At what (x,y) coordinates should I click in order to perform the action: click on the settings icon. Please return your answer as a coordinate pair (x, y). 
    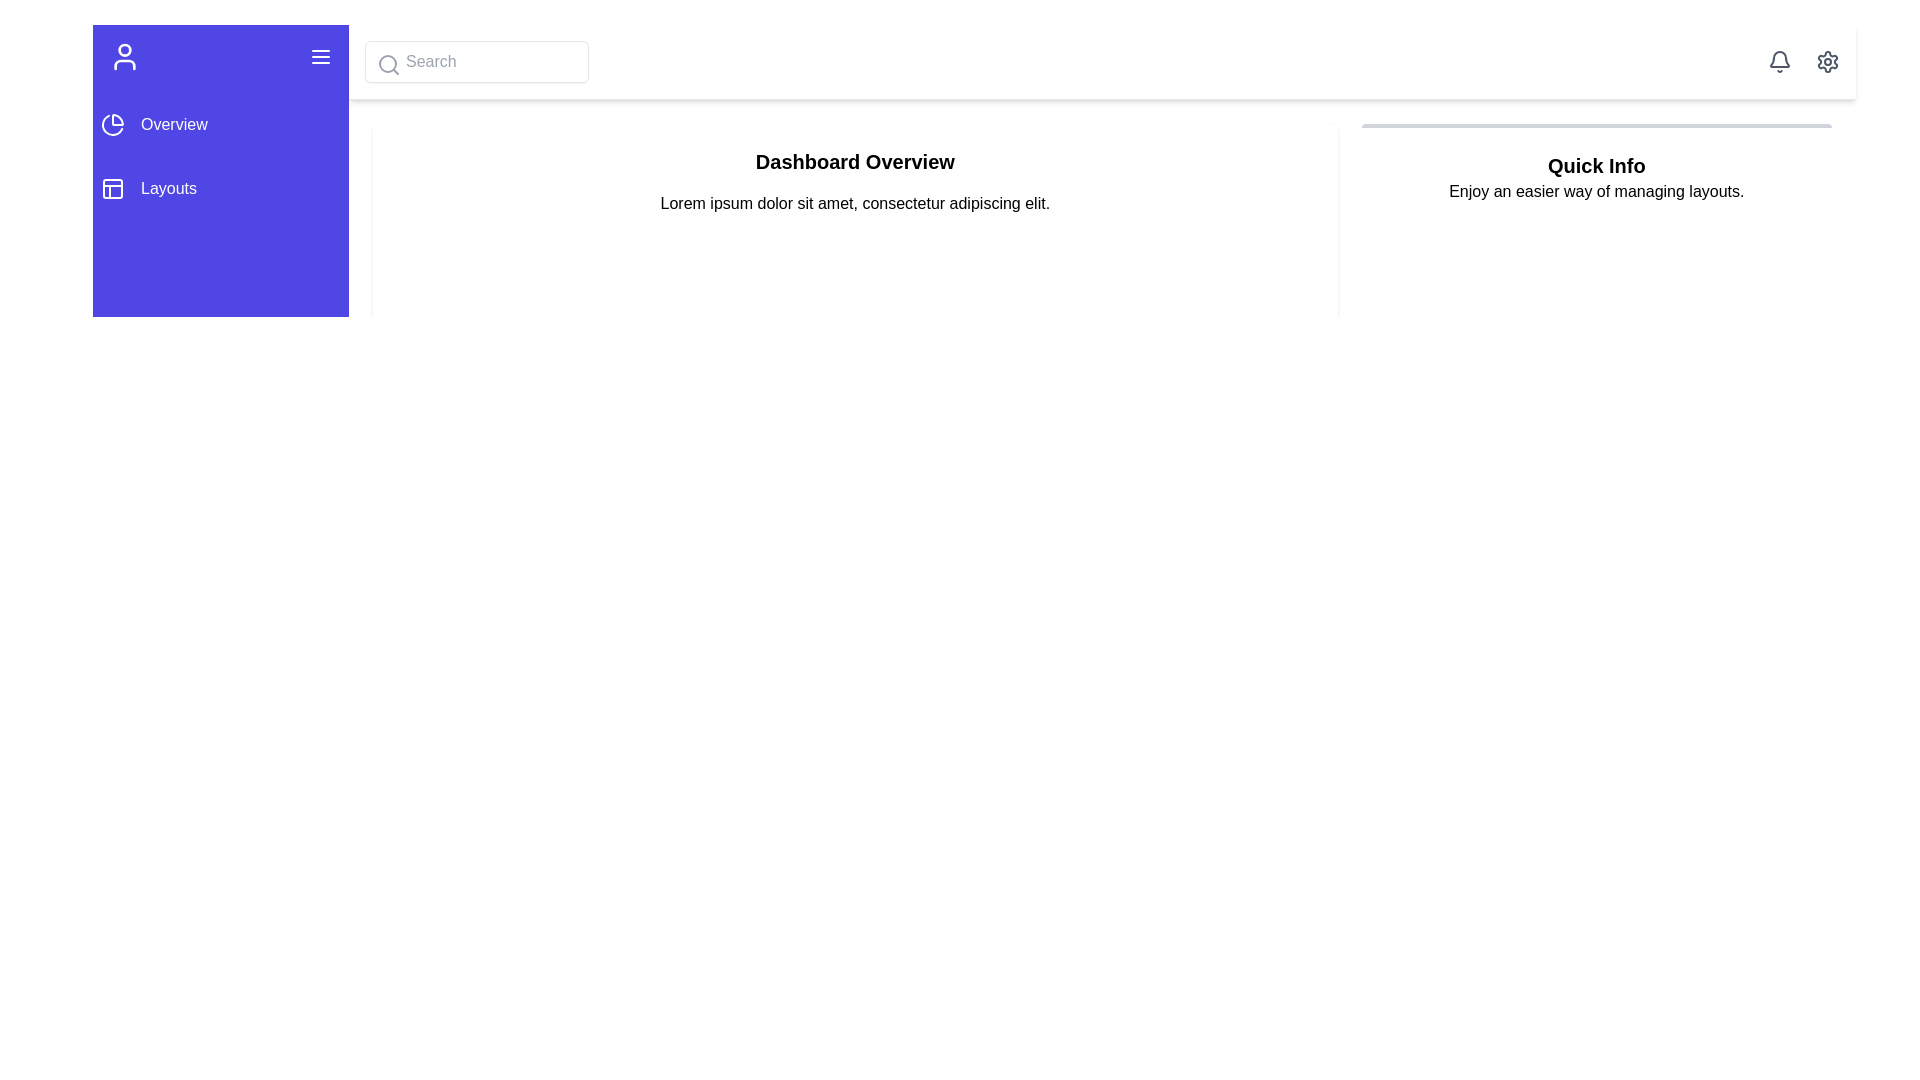
    Looking at the image, I should click on (1828, 60).